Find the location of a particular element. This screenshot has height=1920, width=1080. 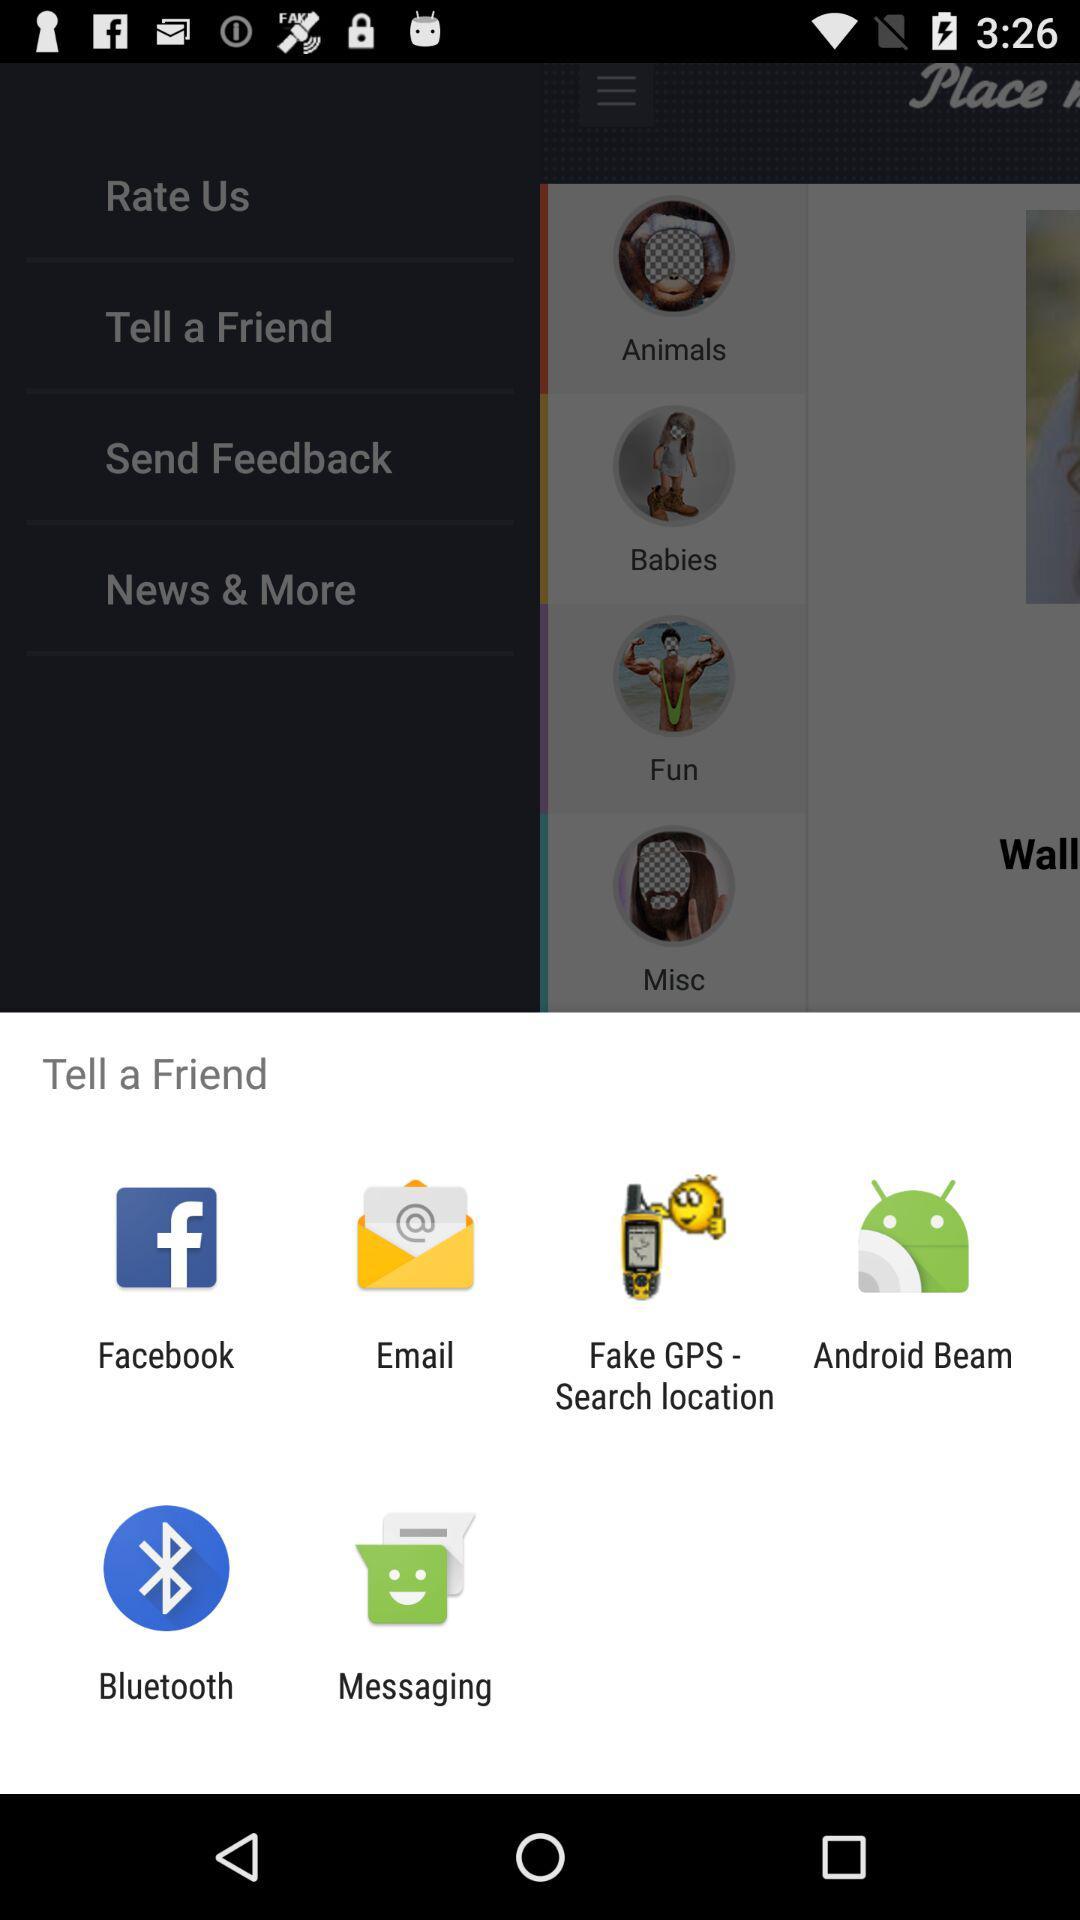

bluetooth app is located at coordinates (165, 1705).